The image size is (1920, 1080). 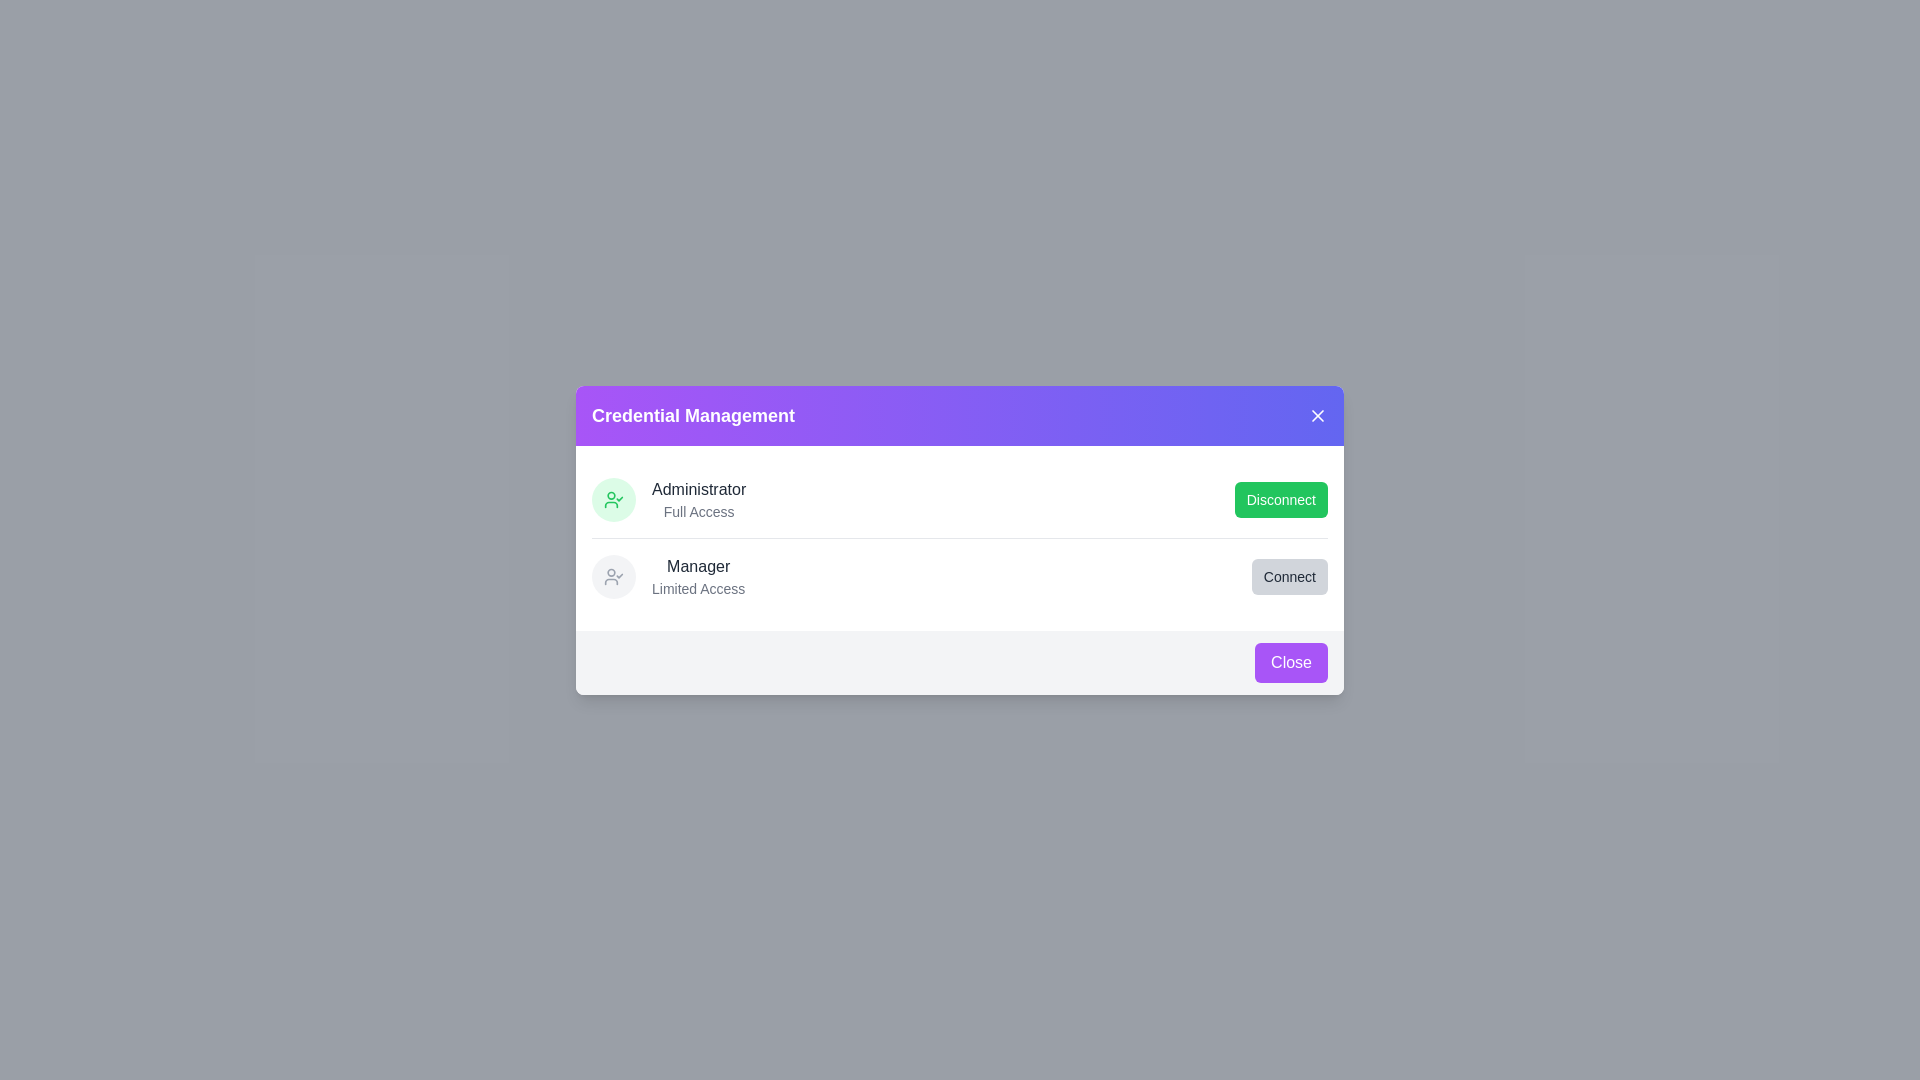 I want to click on the decorative icon indicating an approved user profile in the upper section of the modal dialog, located near the left side before the text 'Administrator' and 'Full Access', so click(x=613, y=575).